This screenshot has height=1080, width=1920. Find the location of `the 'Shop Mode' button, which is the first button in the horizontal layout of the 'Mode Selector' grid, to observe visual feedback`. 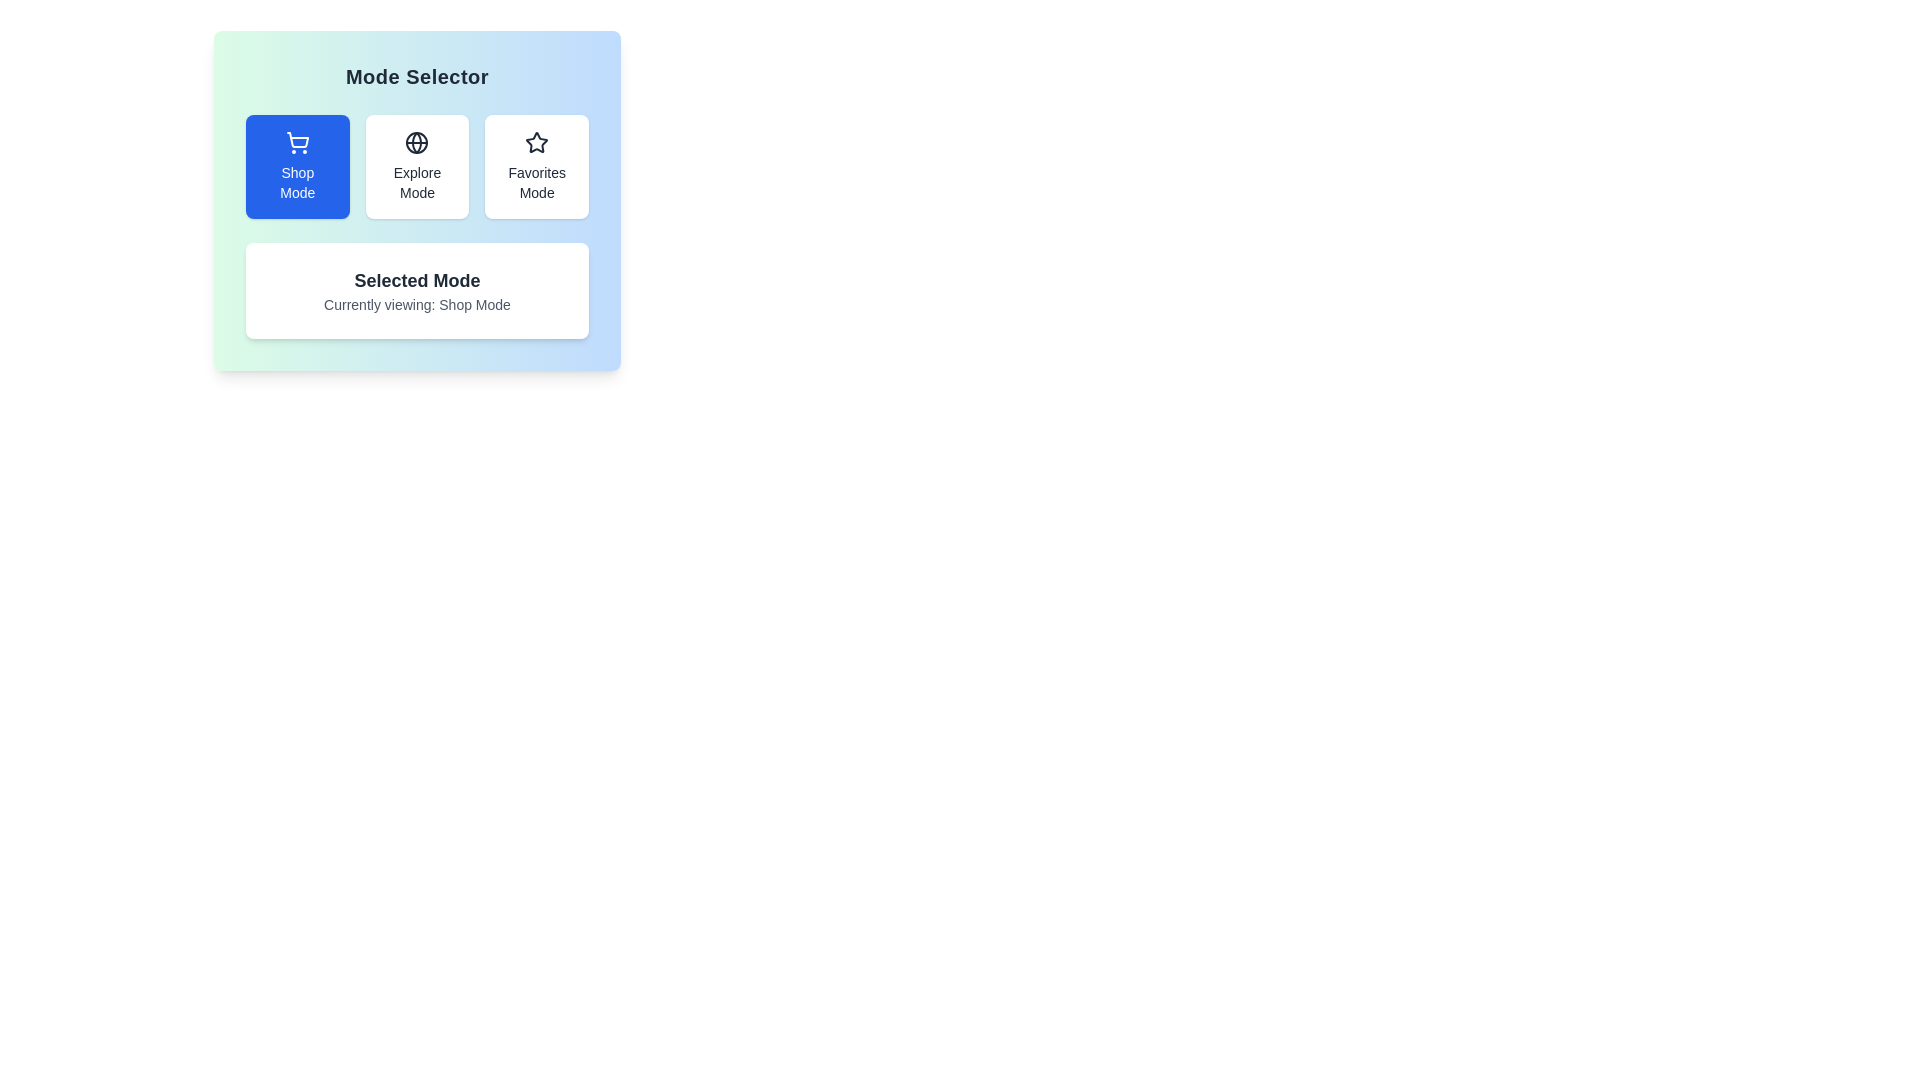

the 'Shop Mode' button, which is the first button in the horizontal layout of the 'Mode Selector' grid, to observe visual feedback is located at coordinates (296, 165).